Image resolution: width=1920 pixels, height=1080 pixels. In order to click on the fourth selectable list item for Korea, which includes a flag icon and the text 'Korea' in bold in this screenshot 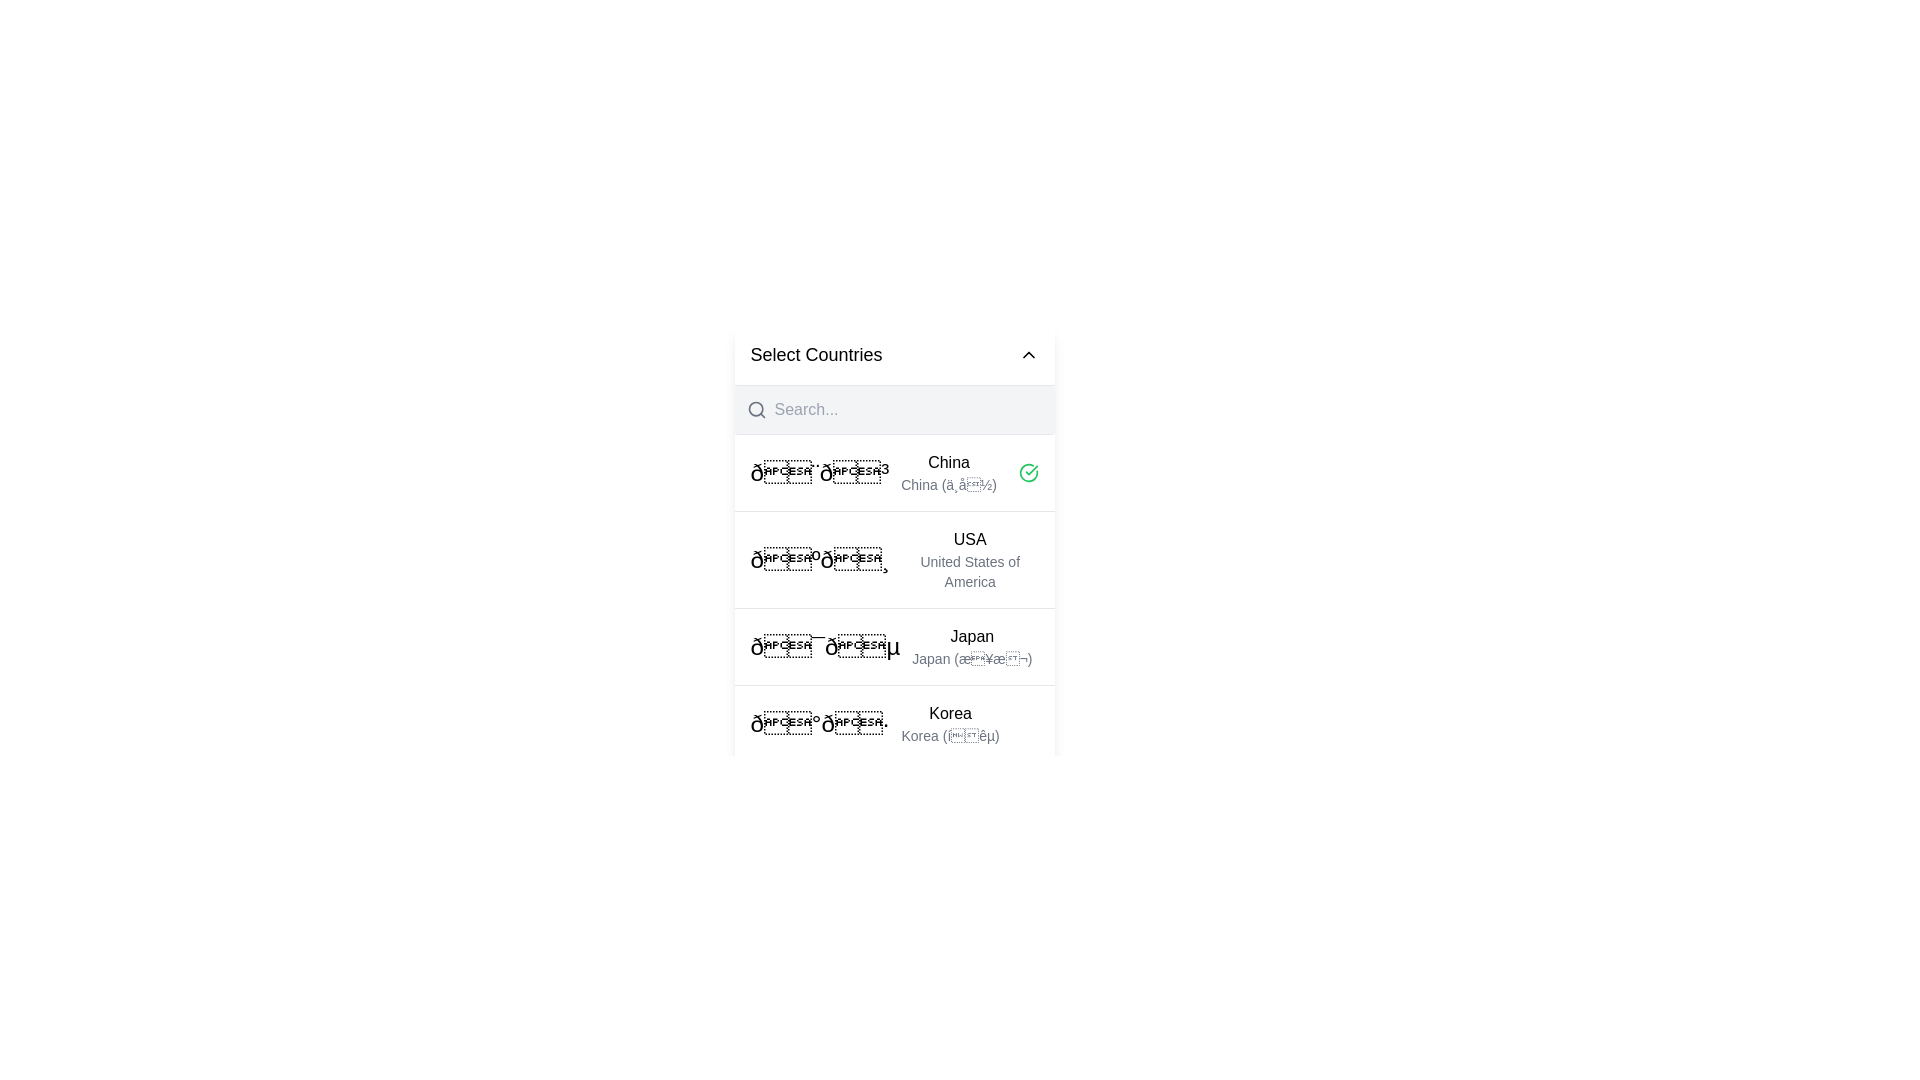, I will do `click(875, 724)`.